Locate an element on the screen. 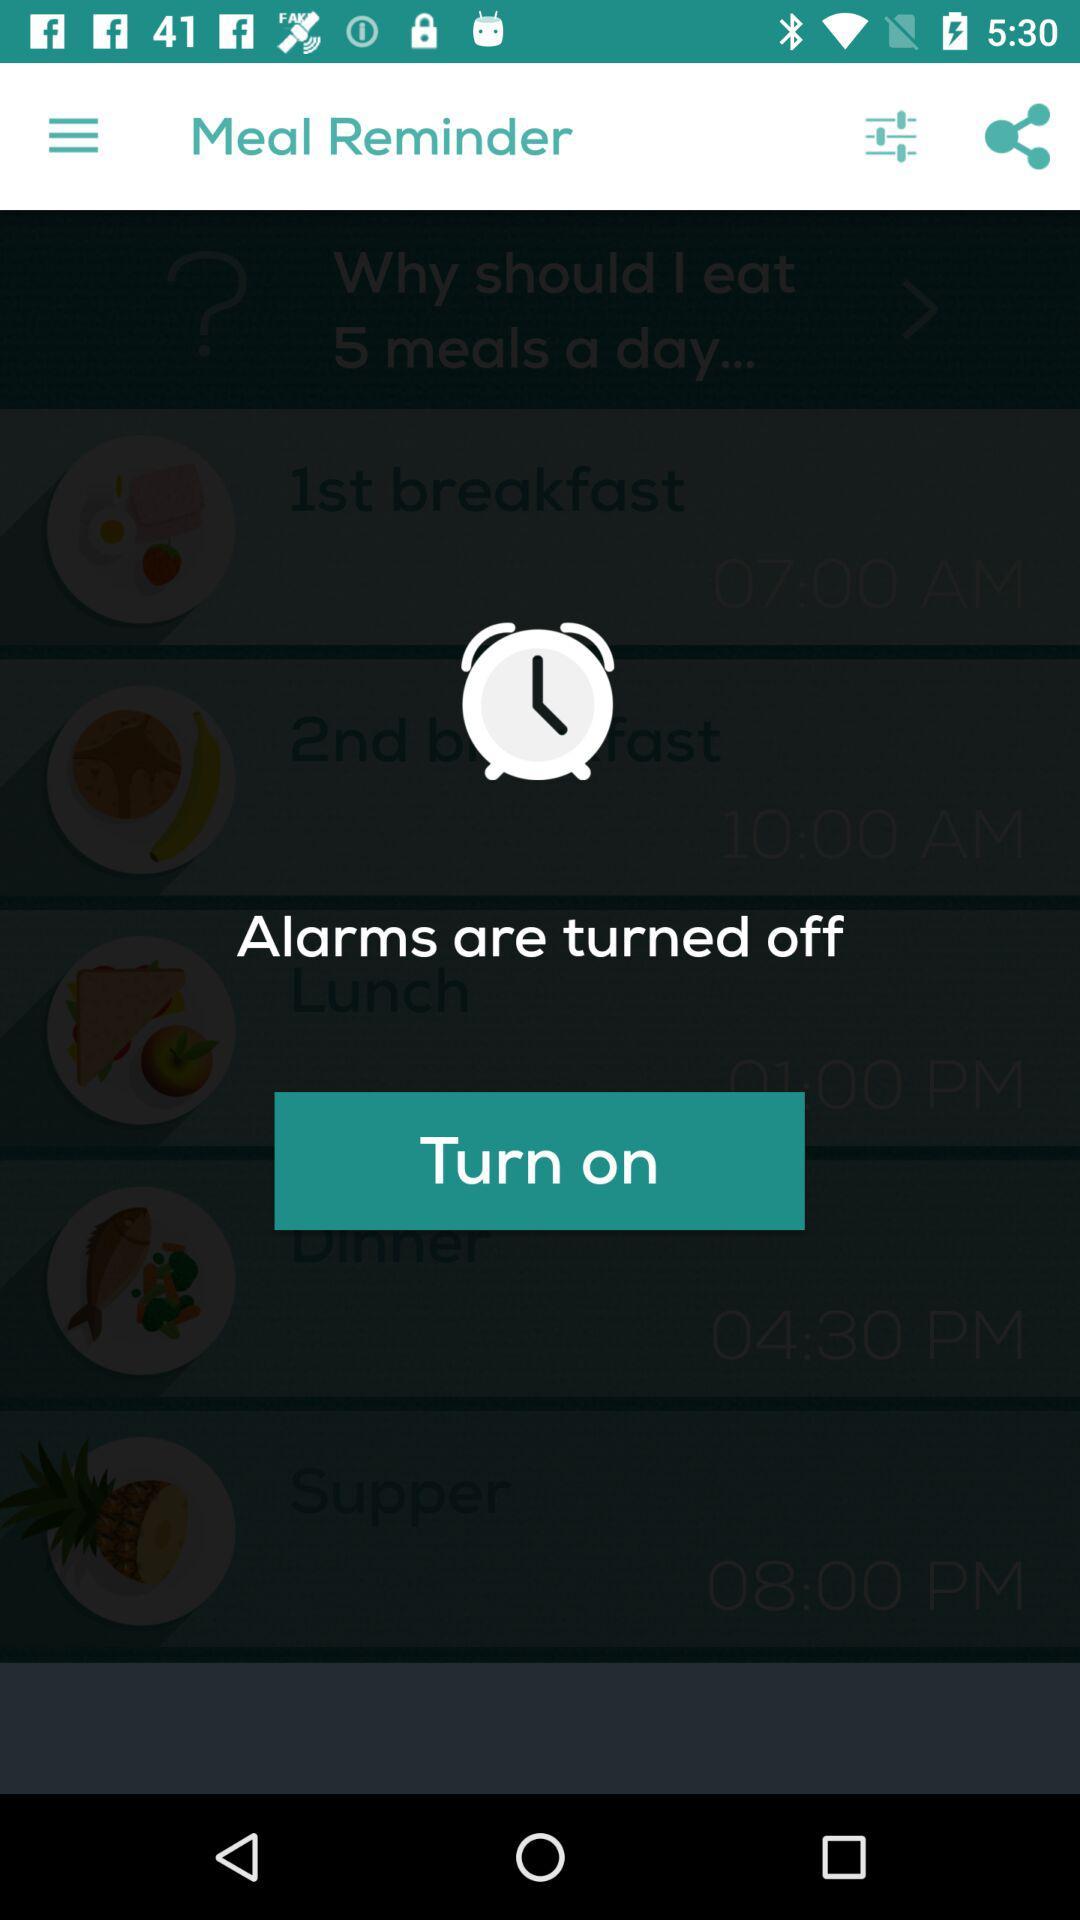  the icon to the right of the meal reminder icon is located at coordinates (890, 135).